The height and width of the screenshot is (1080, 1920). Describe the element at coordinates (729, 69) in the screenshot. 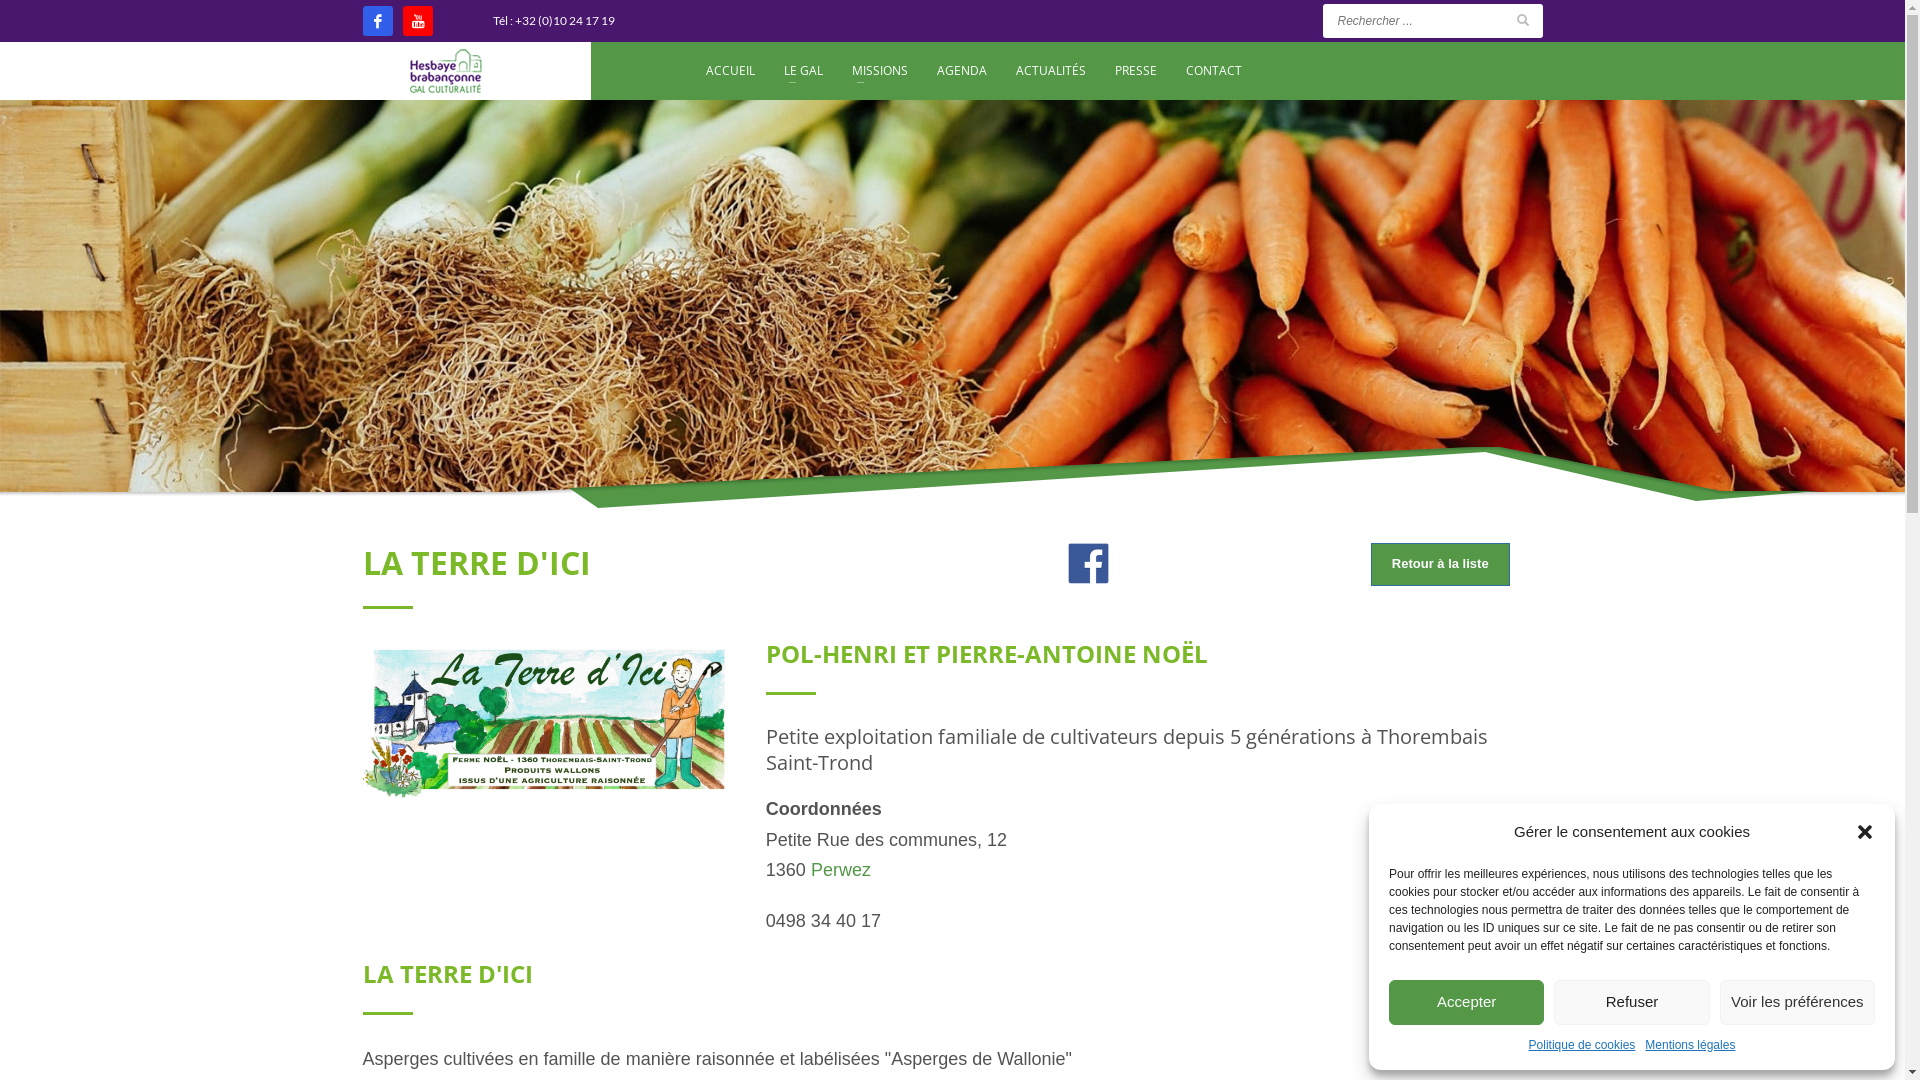

I see `'ACCUEIL'` at that location.